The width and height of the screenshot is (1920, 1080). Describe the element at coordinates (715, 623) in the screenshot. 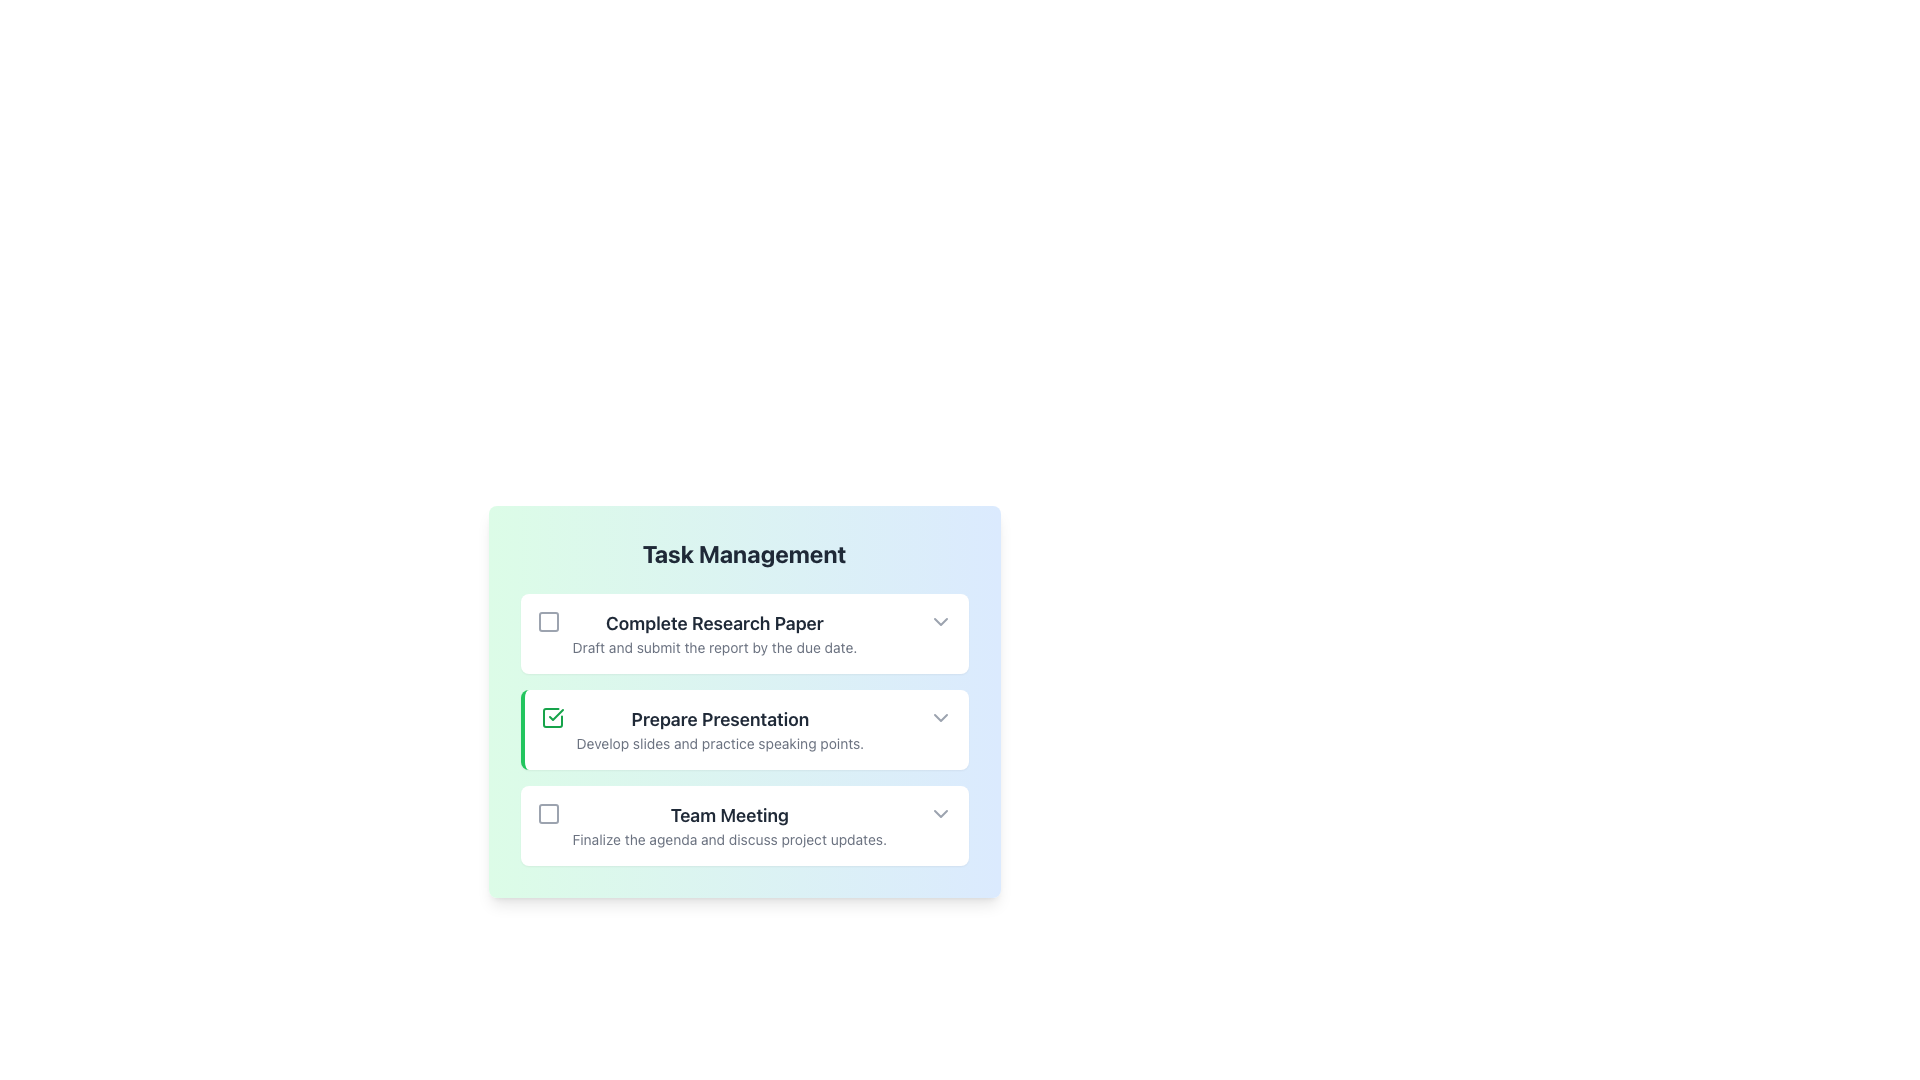

I see `the Text Label that acts as a title for the task, which is located in the first task card of the 'Task Management' interface, above the description text 'Draft and submit the report by the due date.'` at that location.